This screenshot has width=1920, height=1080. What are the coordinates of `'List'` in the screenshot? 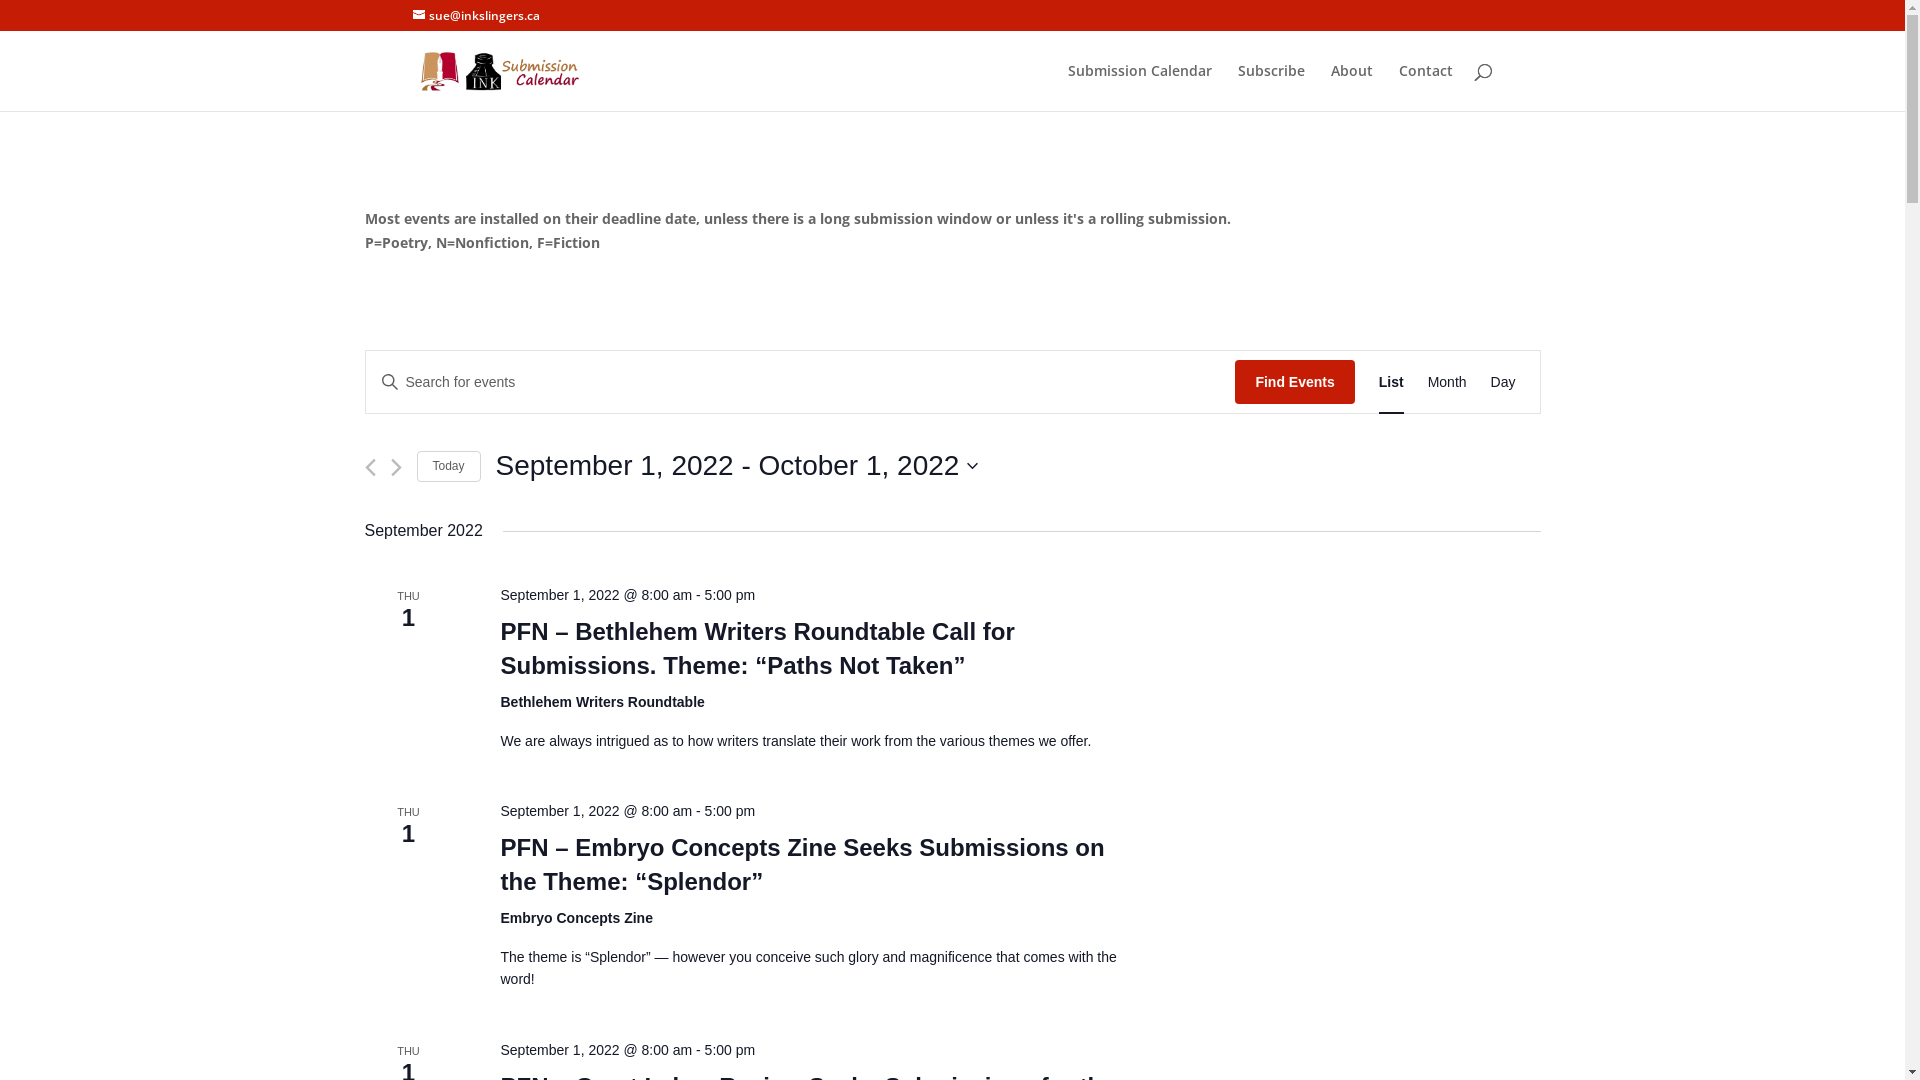 It's located at (1377, 382).